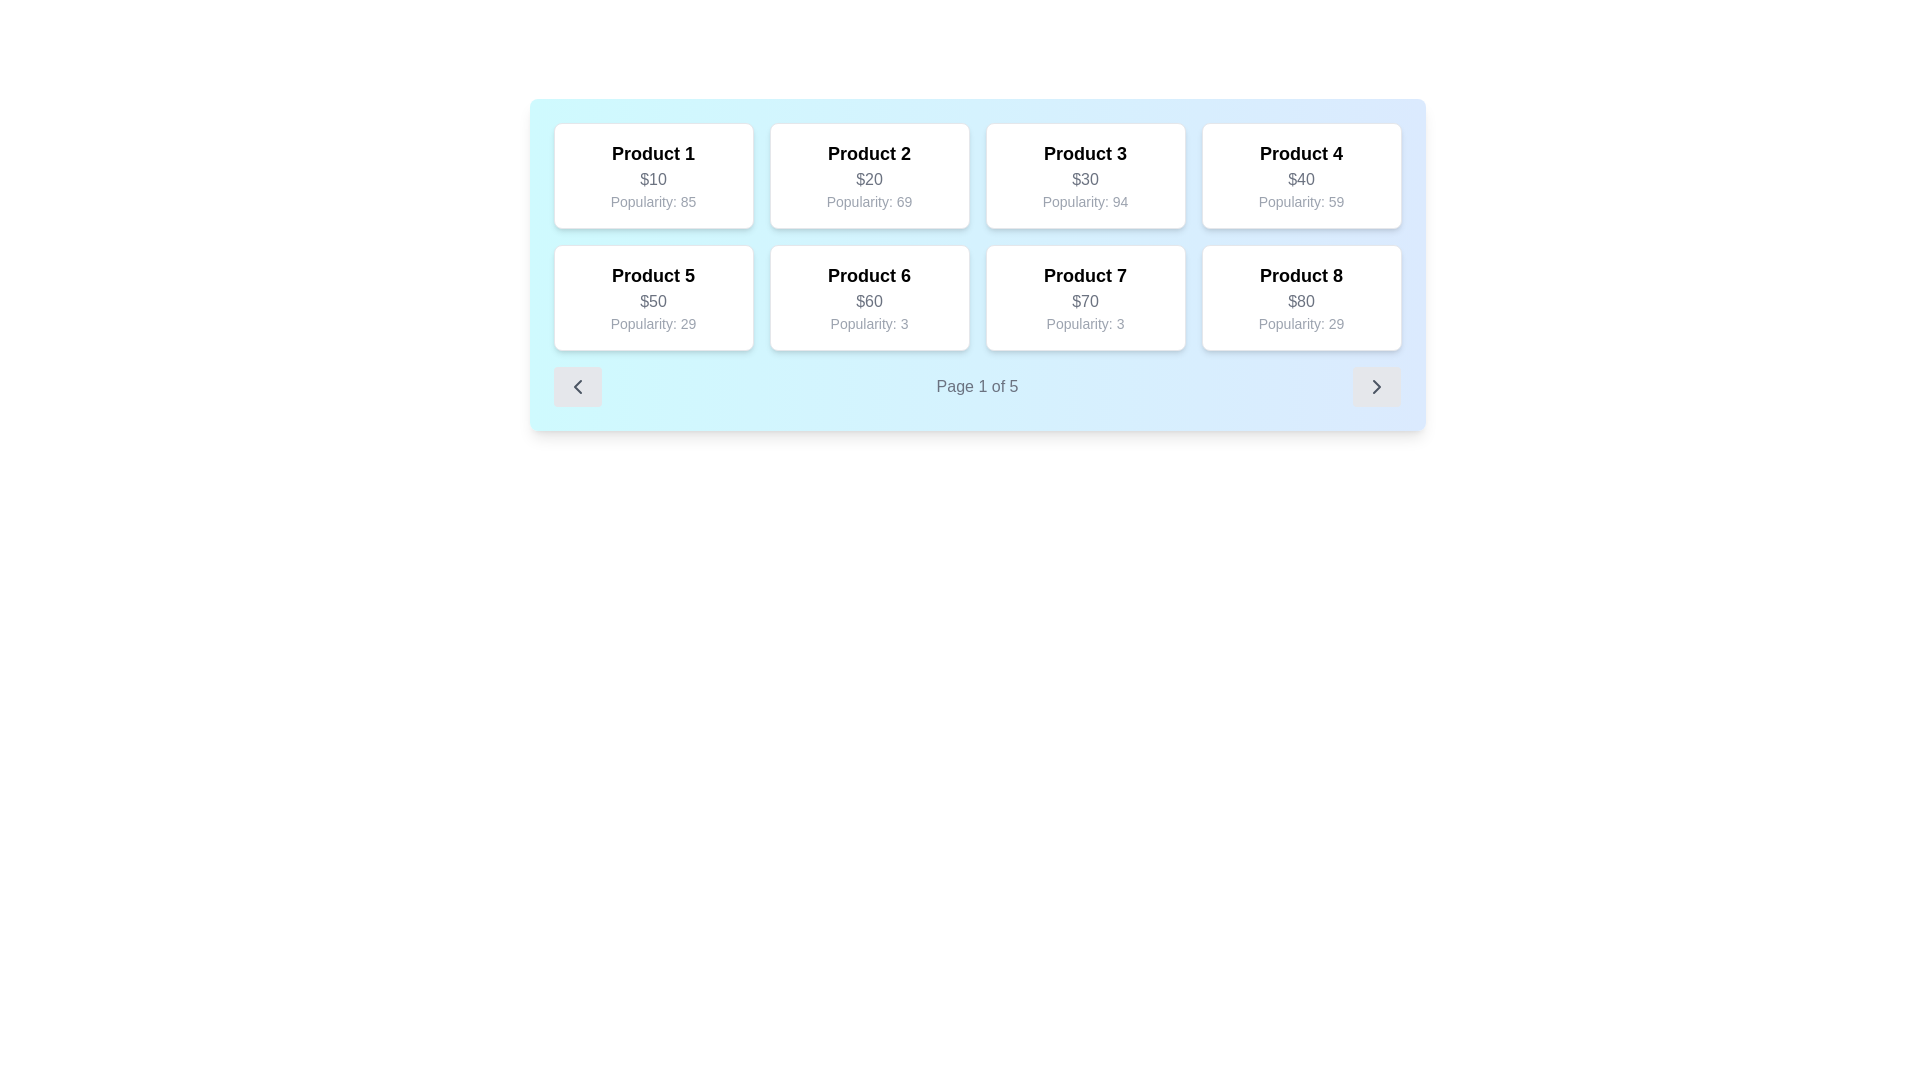 This screenshot has height=1080, width=1920. Describe the element at coordinates (653, 323) in the screenshot. I see `the static text label displaying the popularity score of 'Product 5', located beneath the price text '$50'` at that location.